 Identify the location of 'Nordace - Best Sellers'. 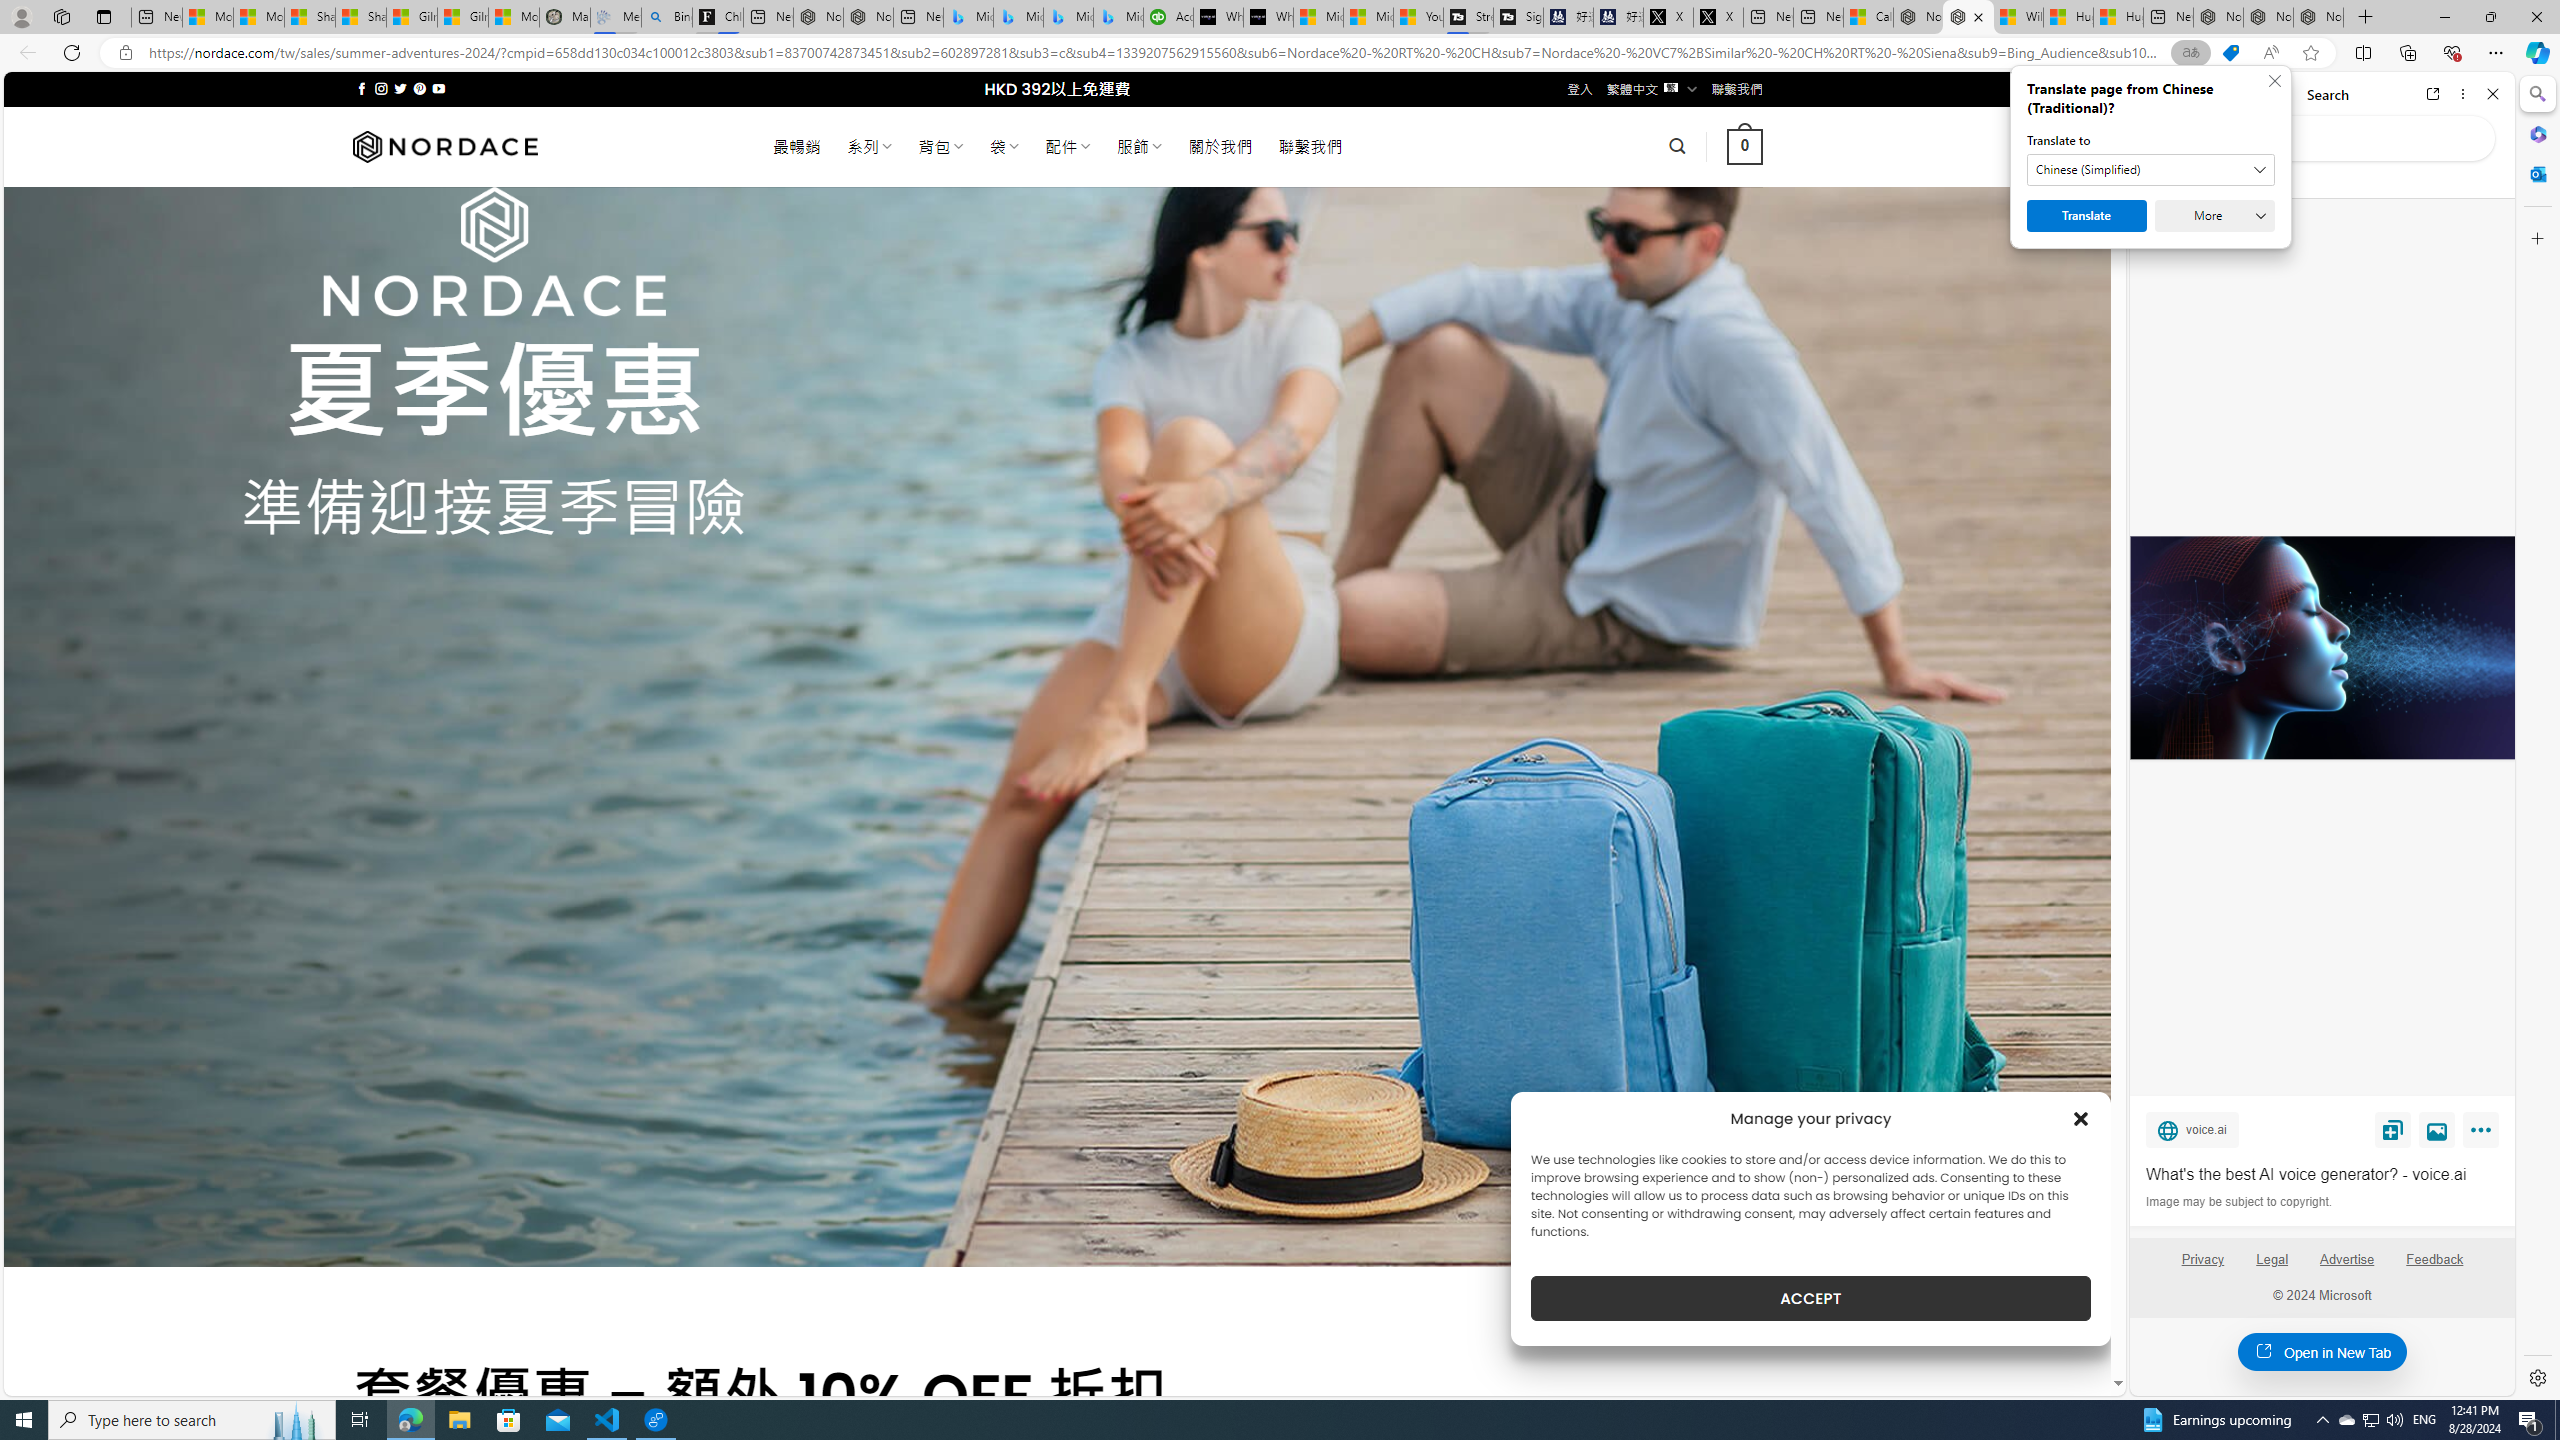
(2218, 16).